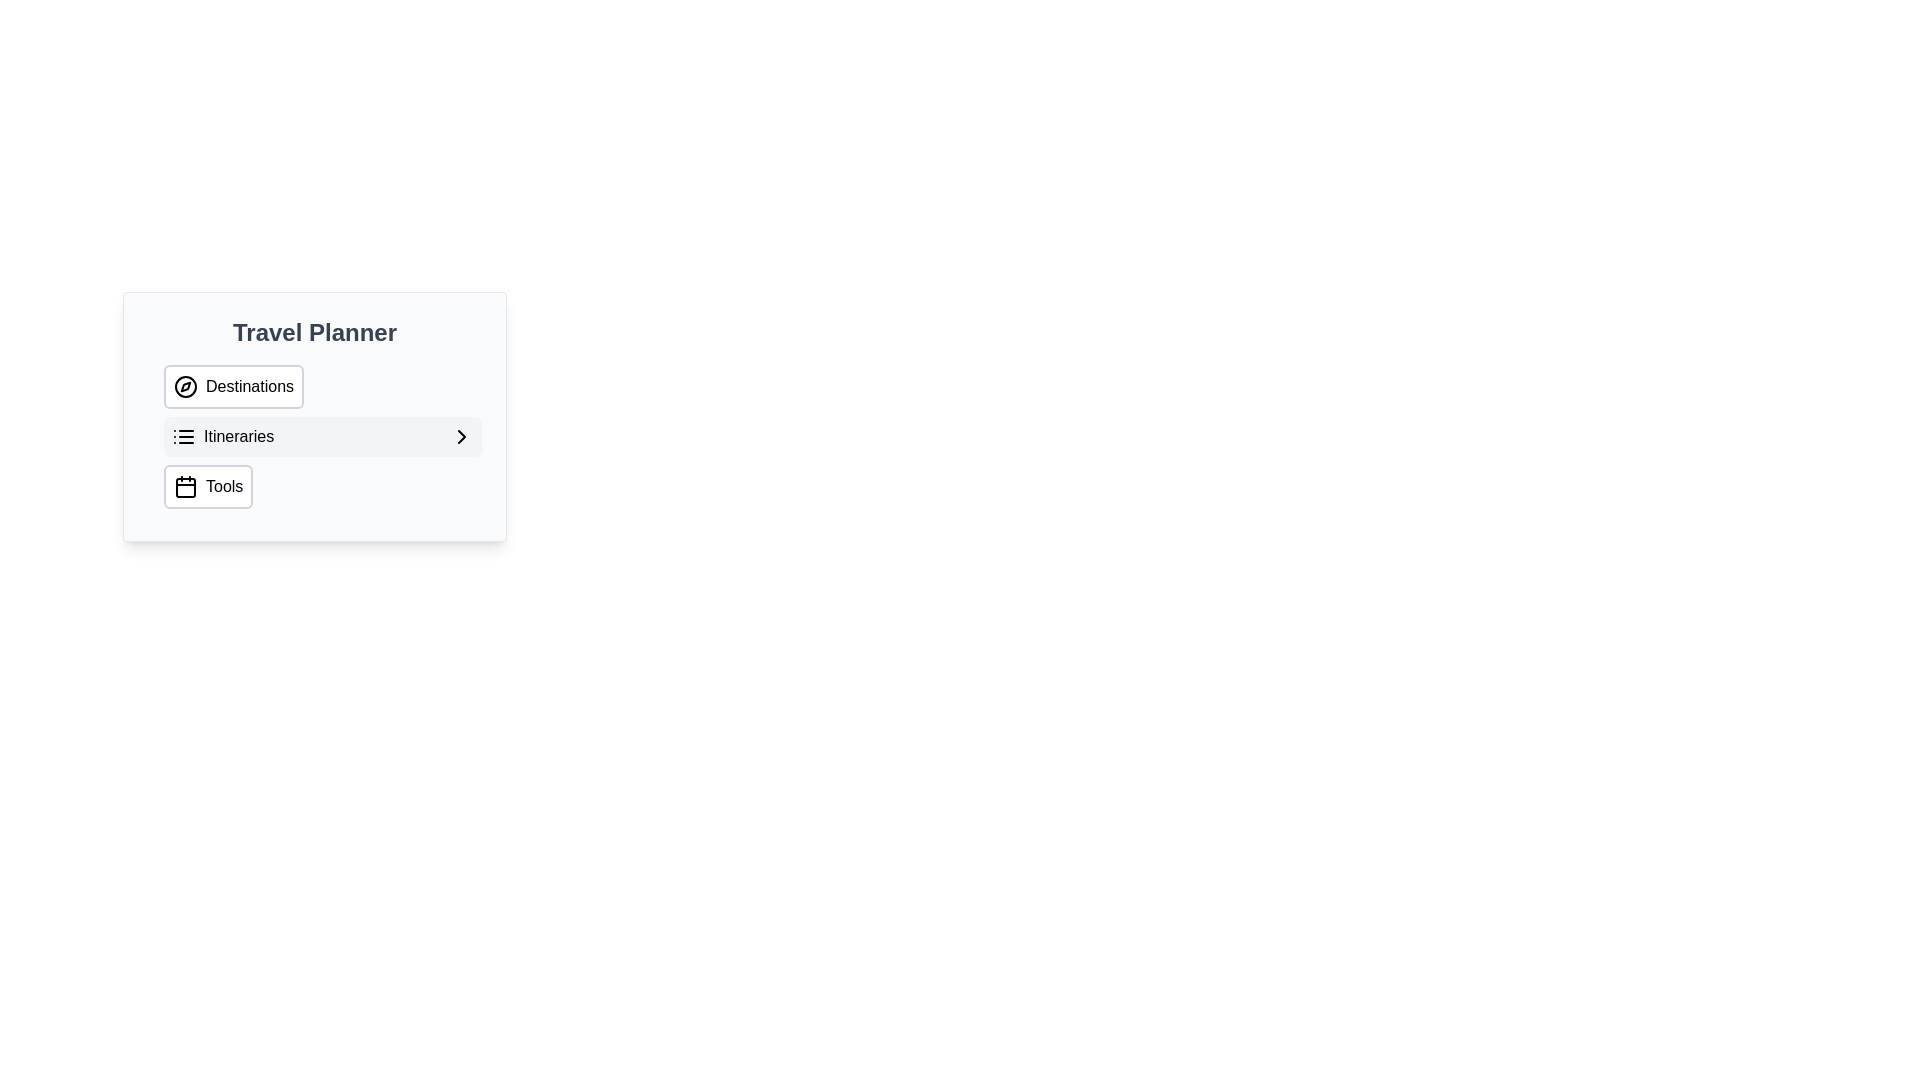 The height and width of the screenshot is (1080, 1920). Describe the element at coordinates (223, 435) in the screenshot. I see `the navigation link for itineraries, which is the second item below 'Destinations' and above 'Tools'` at that location.